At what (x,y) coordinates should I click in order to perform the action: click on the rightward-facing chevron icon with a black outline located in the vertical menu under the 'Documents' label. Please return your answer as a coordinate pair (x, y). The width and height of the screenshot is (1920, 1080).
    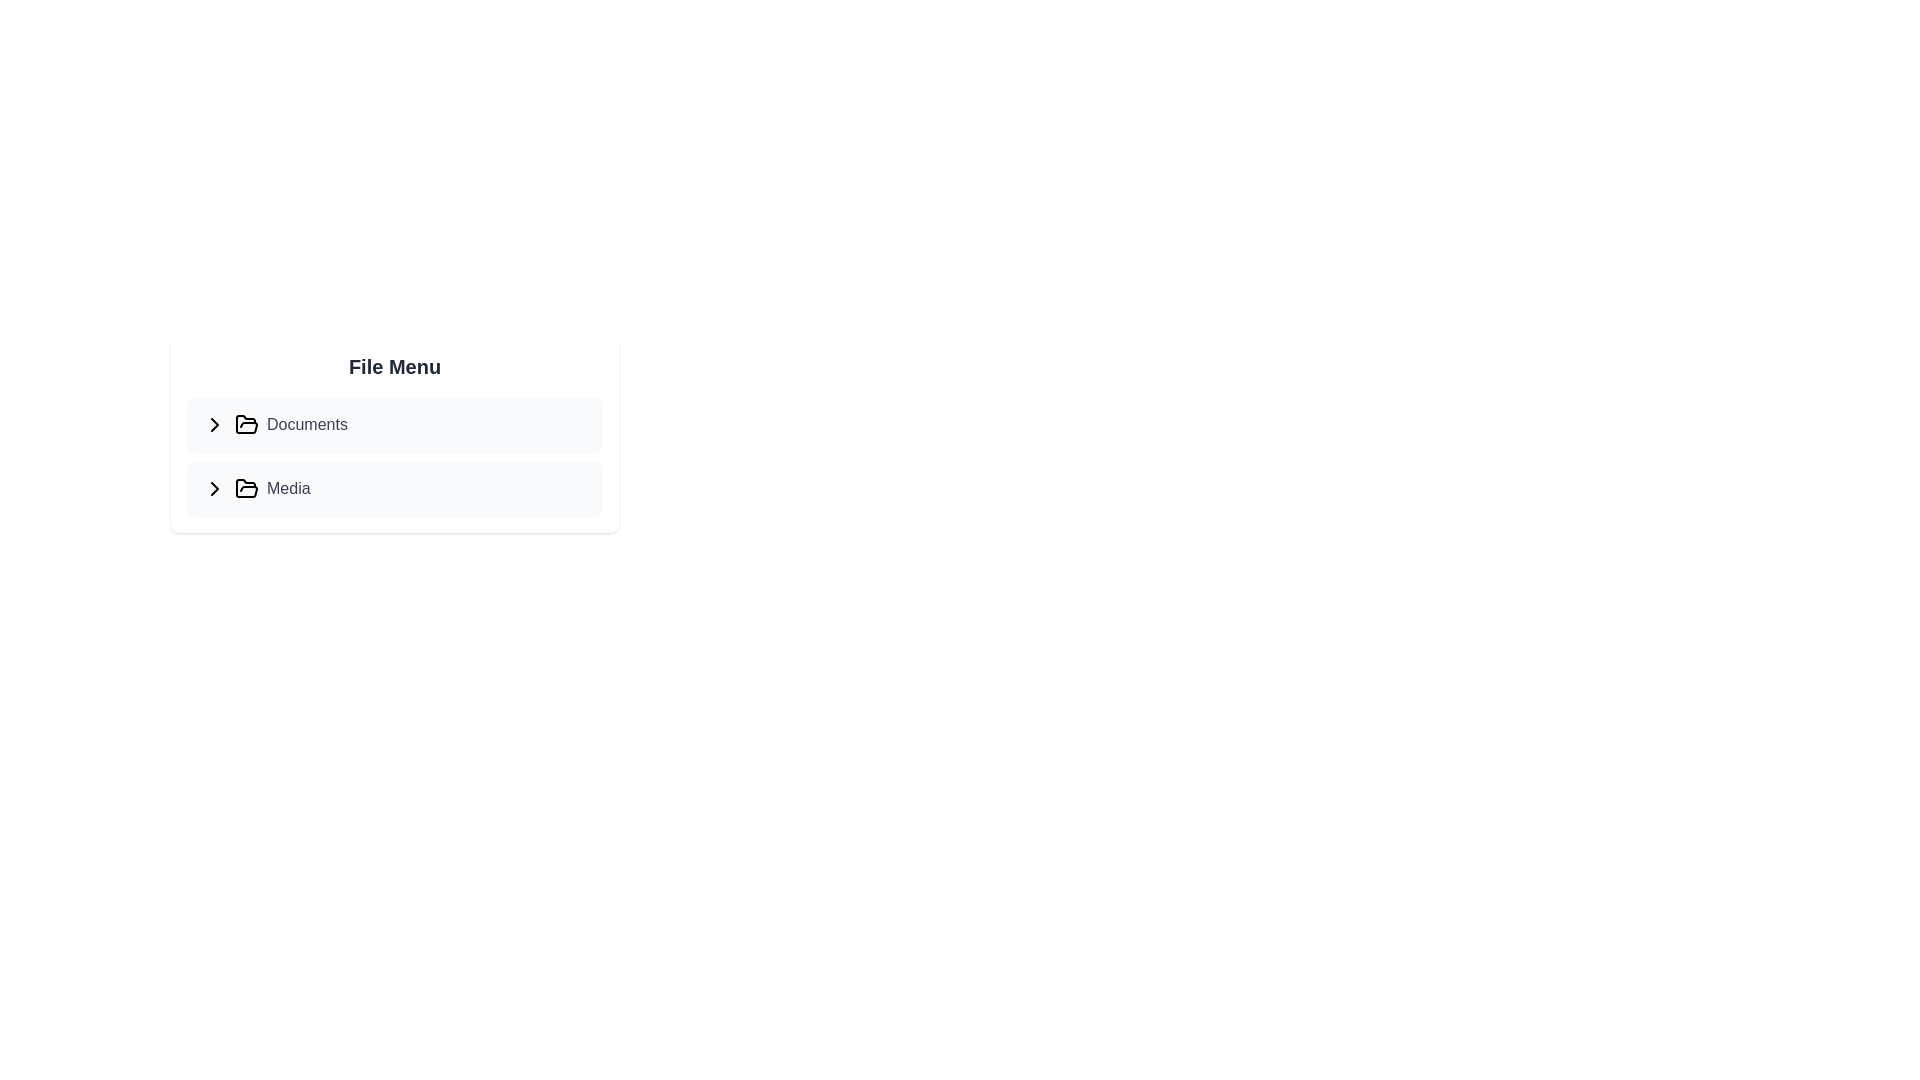
    Looking at the image, I should click on (215, 423).